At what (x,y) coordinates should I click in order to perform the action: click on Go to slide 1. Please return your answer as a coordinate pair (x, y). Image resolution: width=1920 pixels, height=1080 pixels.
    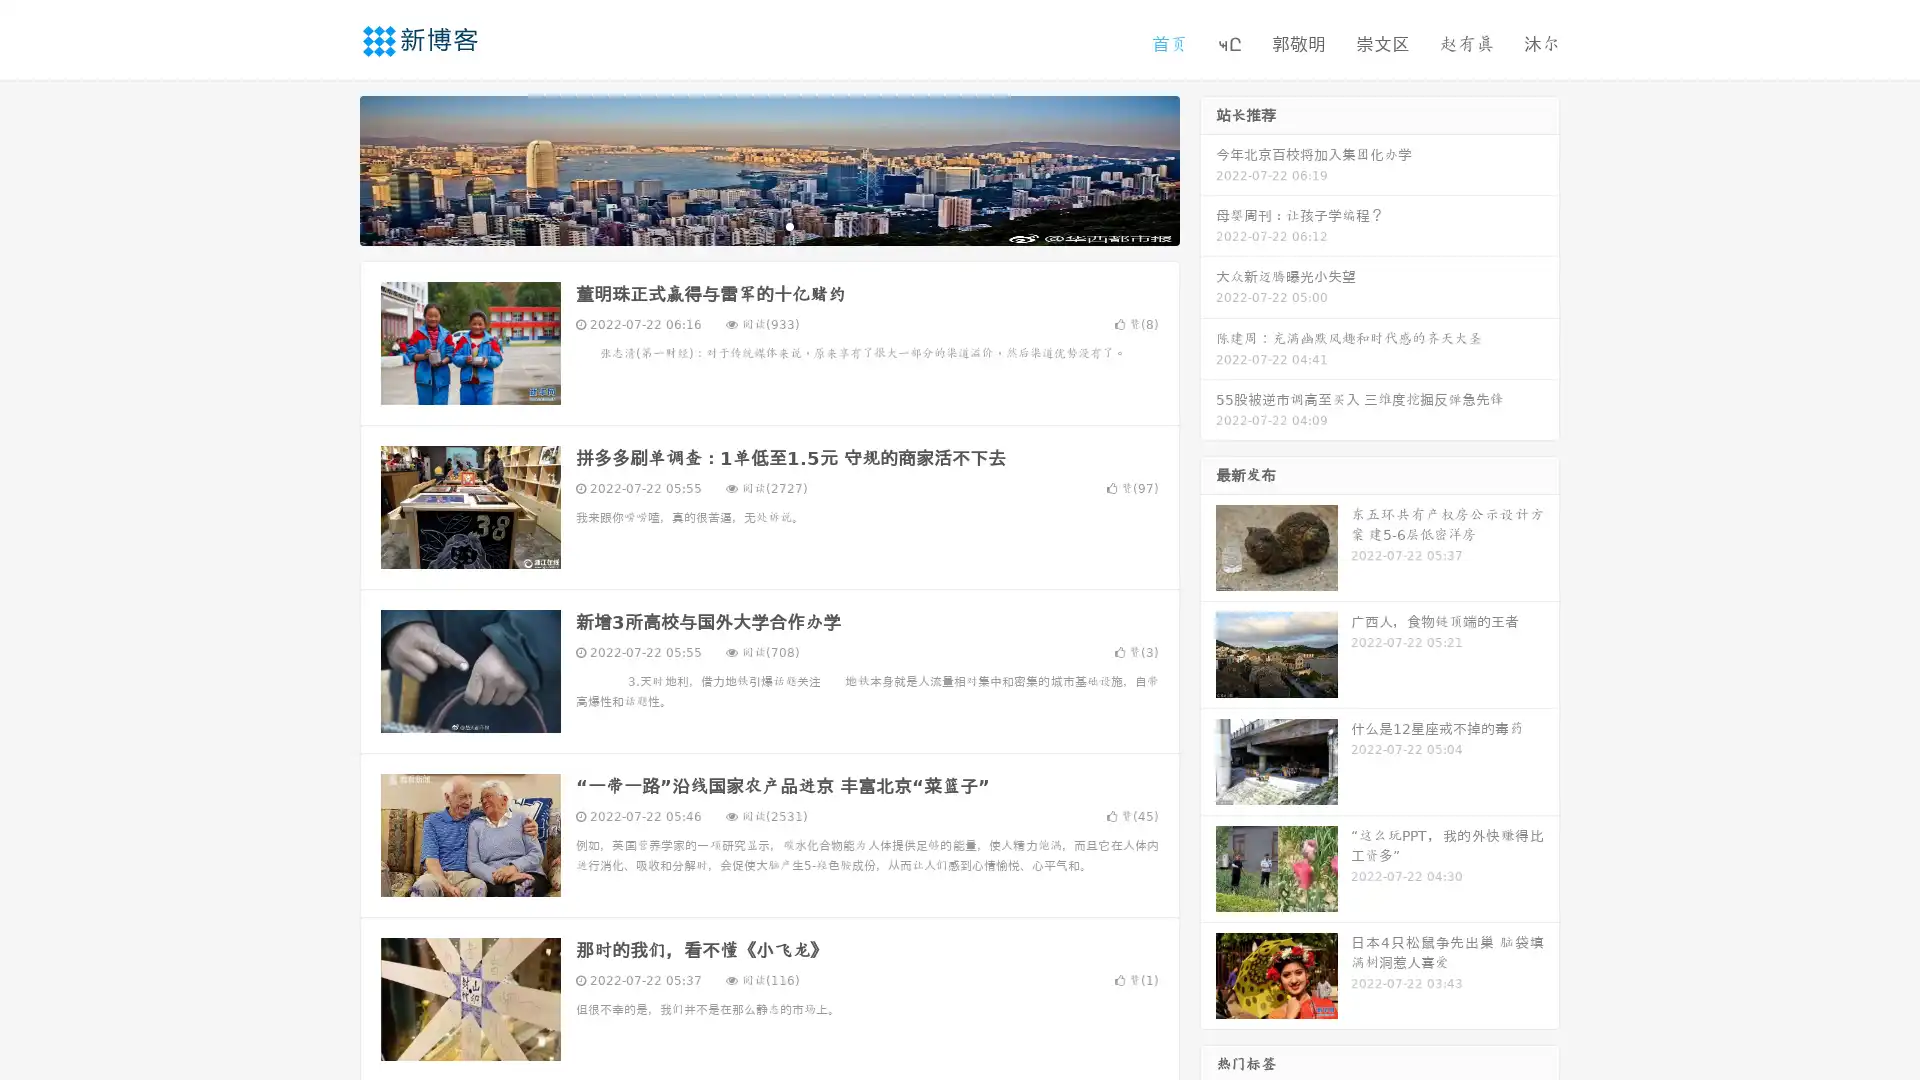
    Looking at the image, I should click on (748, 225).